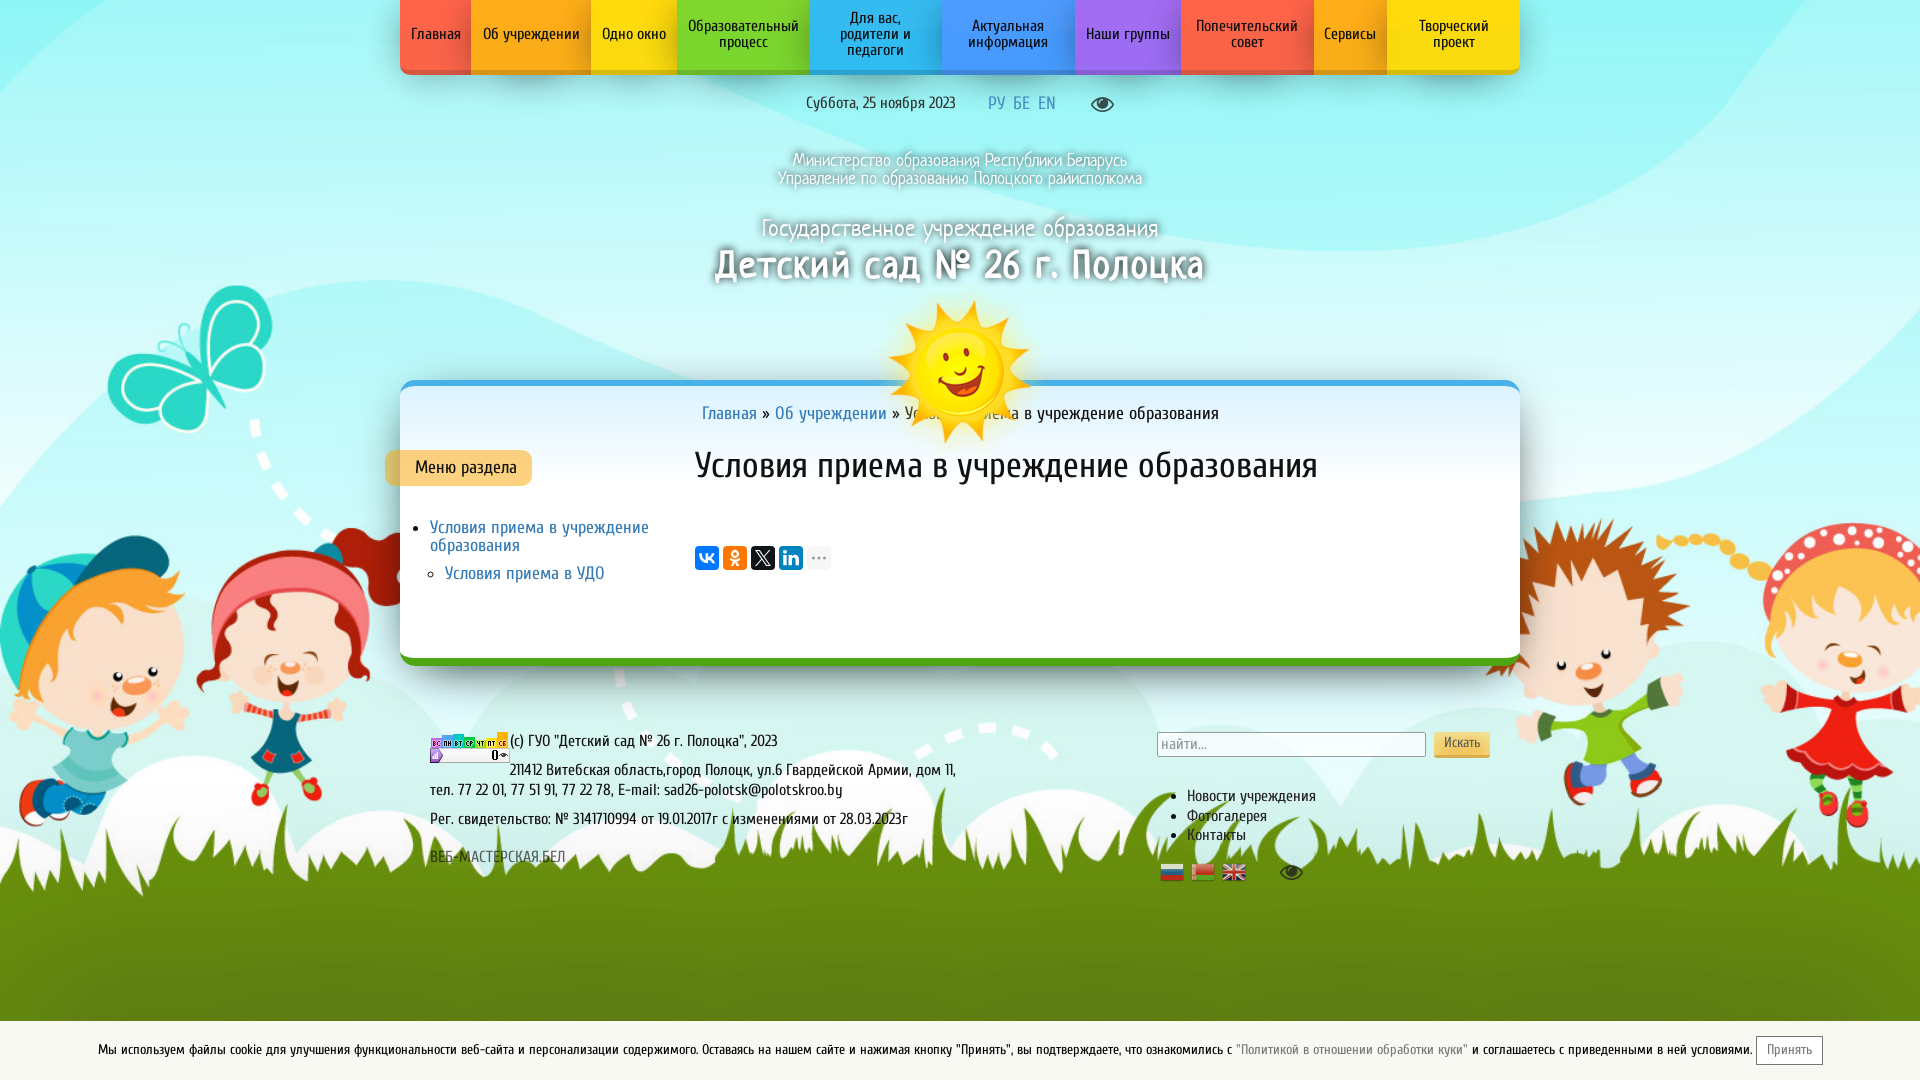 This screenshot has height=1080, width=1920. I want to click on 'Twitter', so click(762, 558).